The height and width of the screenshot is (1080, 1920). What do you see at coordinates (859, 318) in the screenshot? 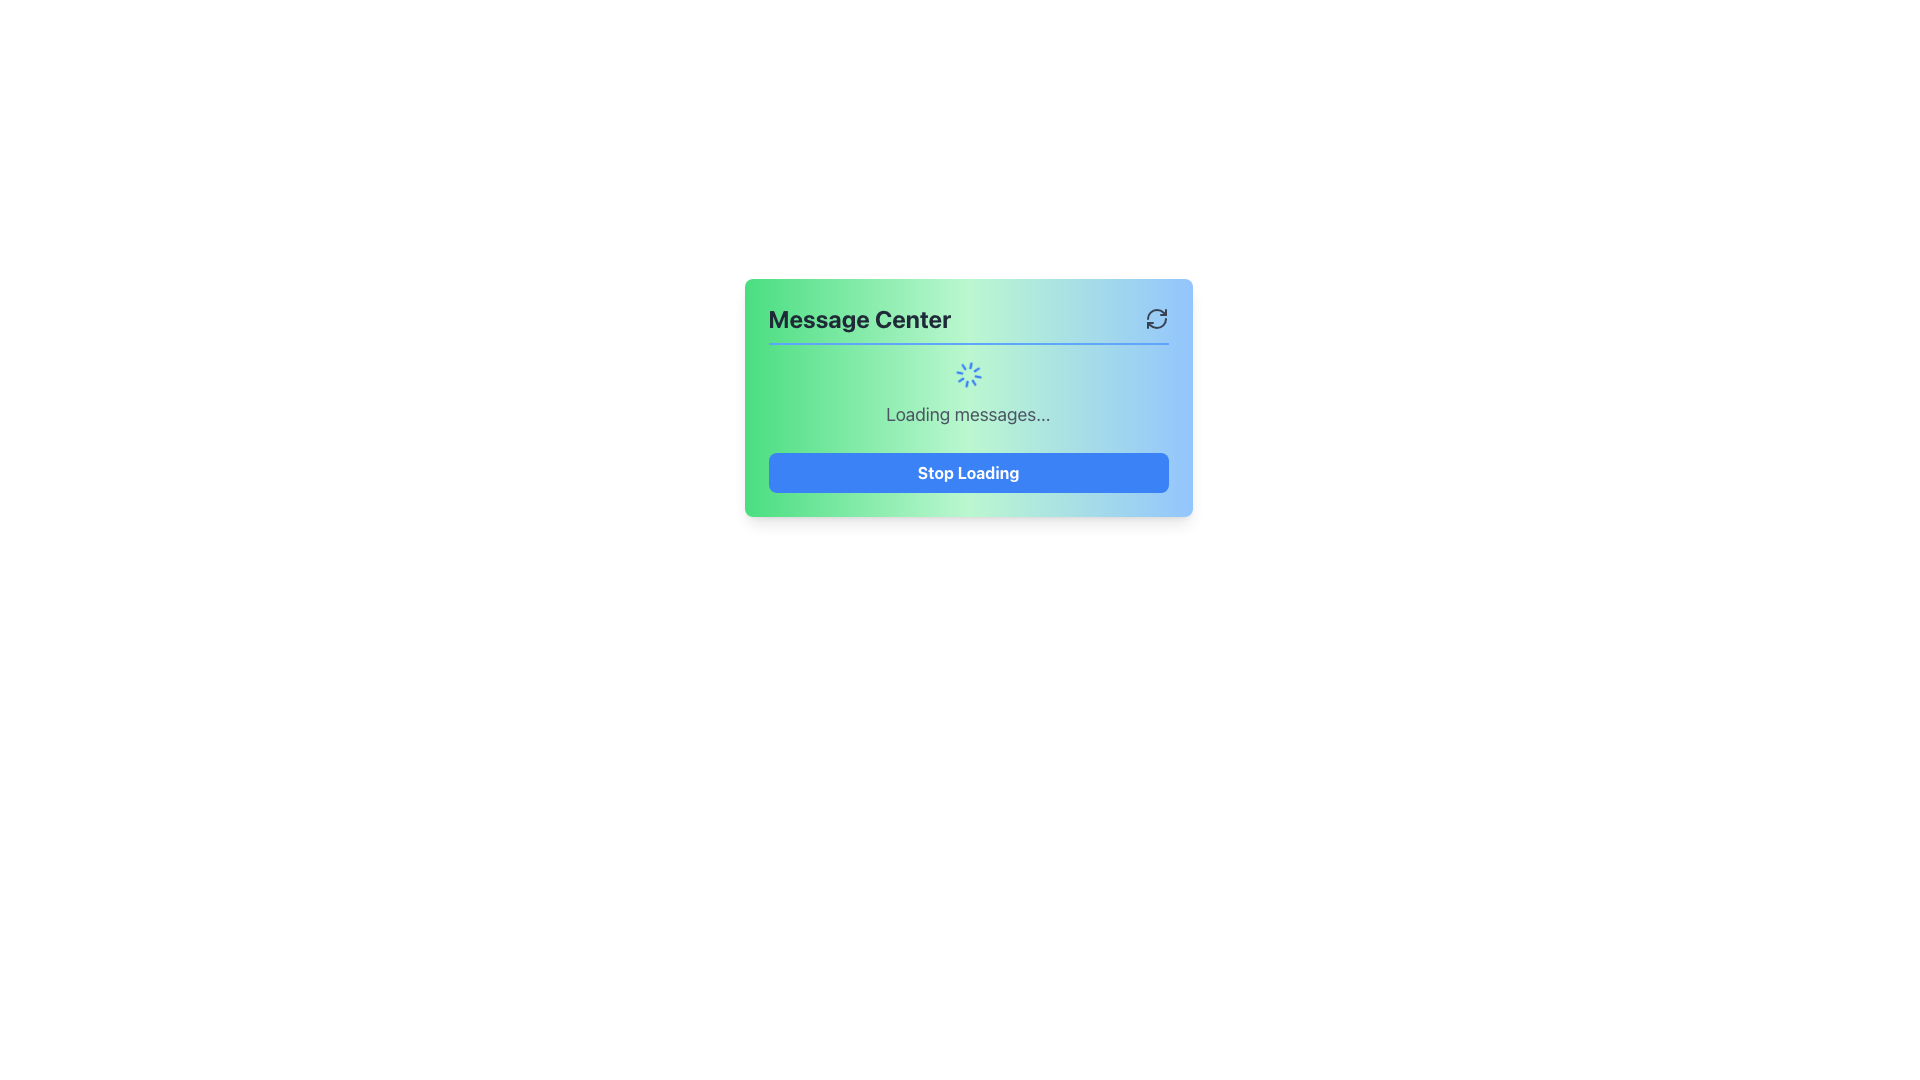
I see `the 'Message Center' static text header, which is a bold, large text in dark gray, positioned on the left side of the top bar with a green-to-blue gradient background` at bounding box center [859, 318].